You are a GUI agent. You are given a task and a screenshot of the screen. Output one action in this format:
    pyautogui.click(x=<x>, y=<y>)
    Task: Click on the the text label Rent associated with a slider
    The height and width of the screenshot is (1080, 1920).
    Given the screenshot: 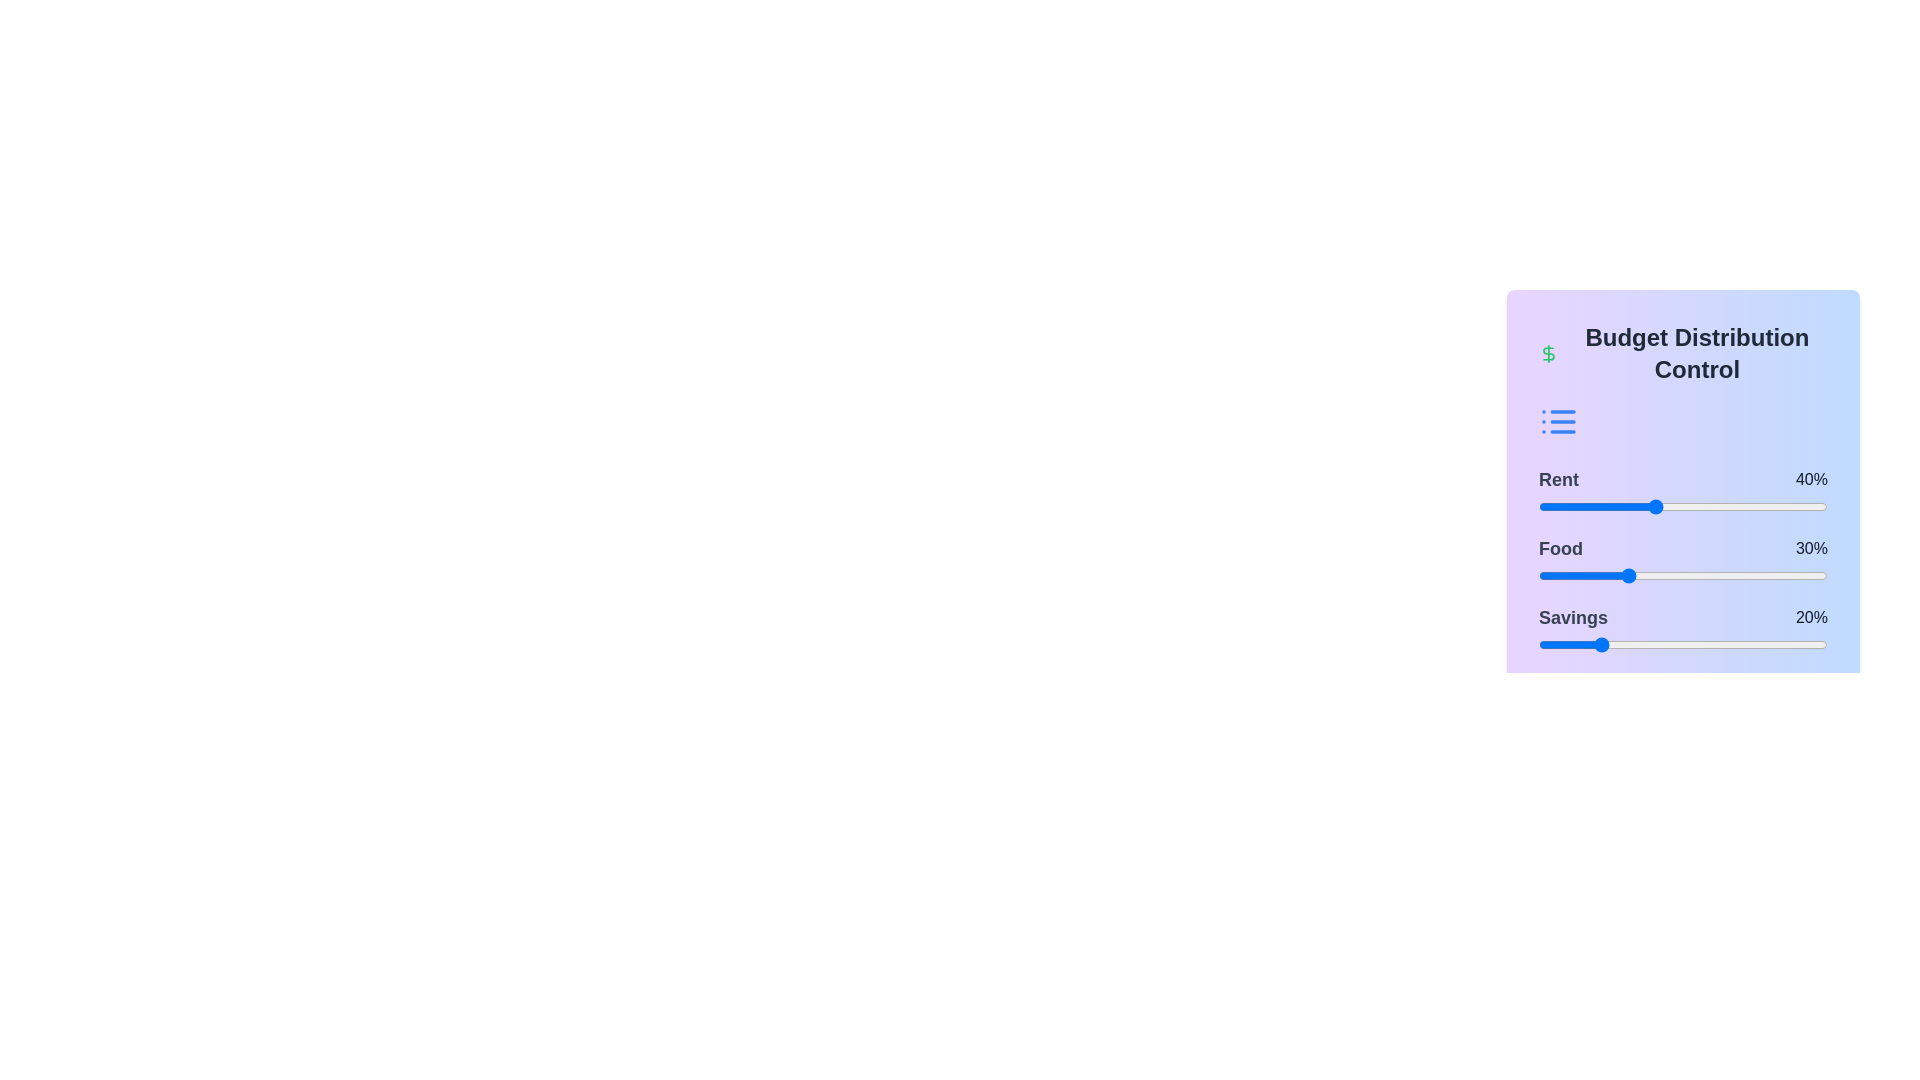 What is the action you would take?
    pyautogui.click(x=1558, y=479)
    